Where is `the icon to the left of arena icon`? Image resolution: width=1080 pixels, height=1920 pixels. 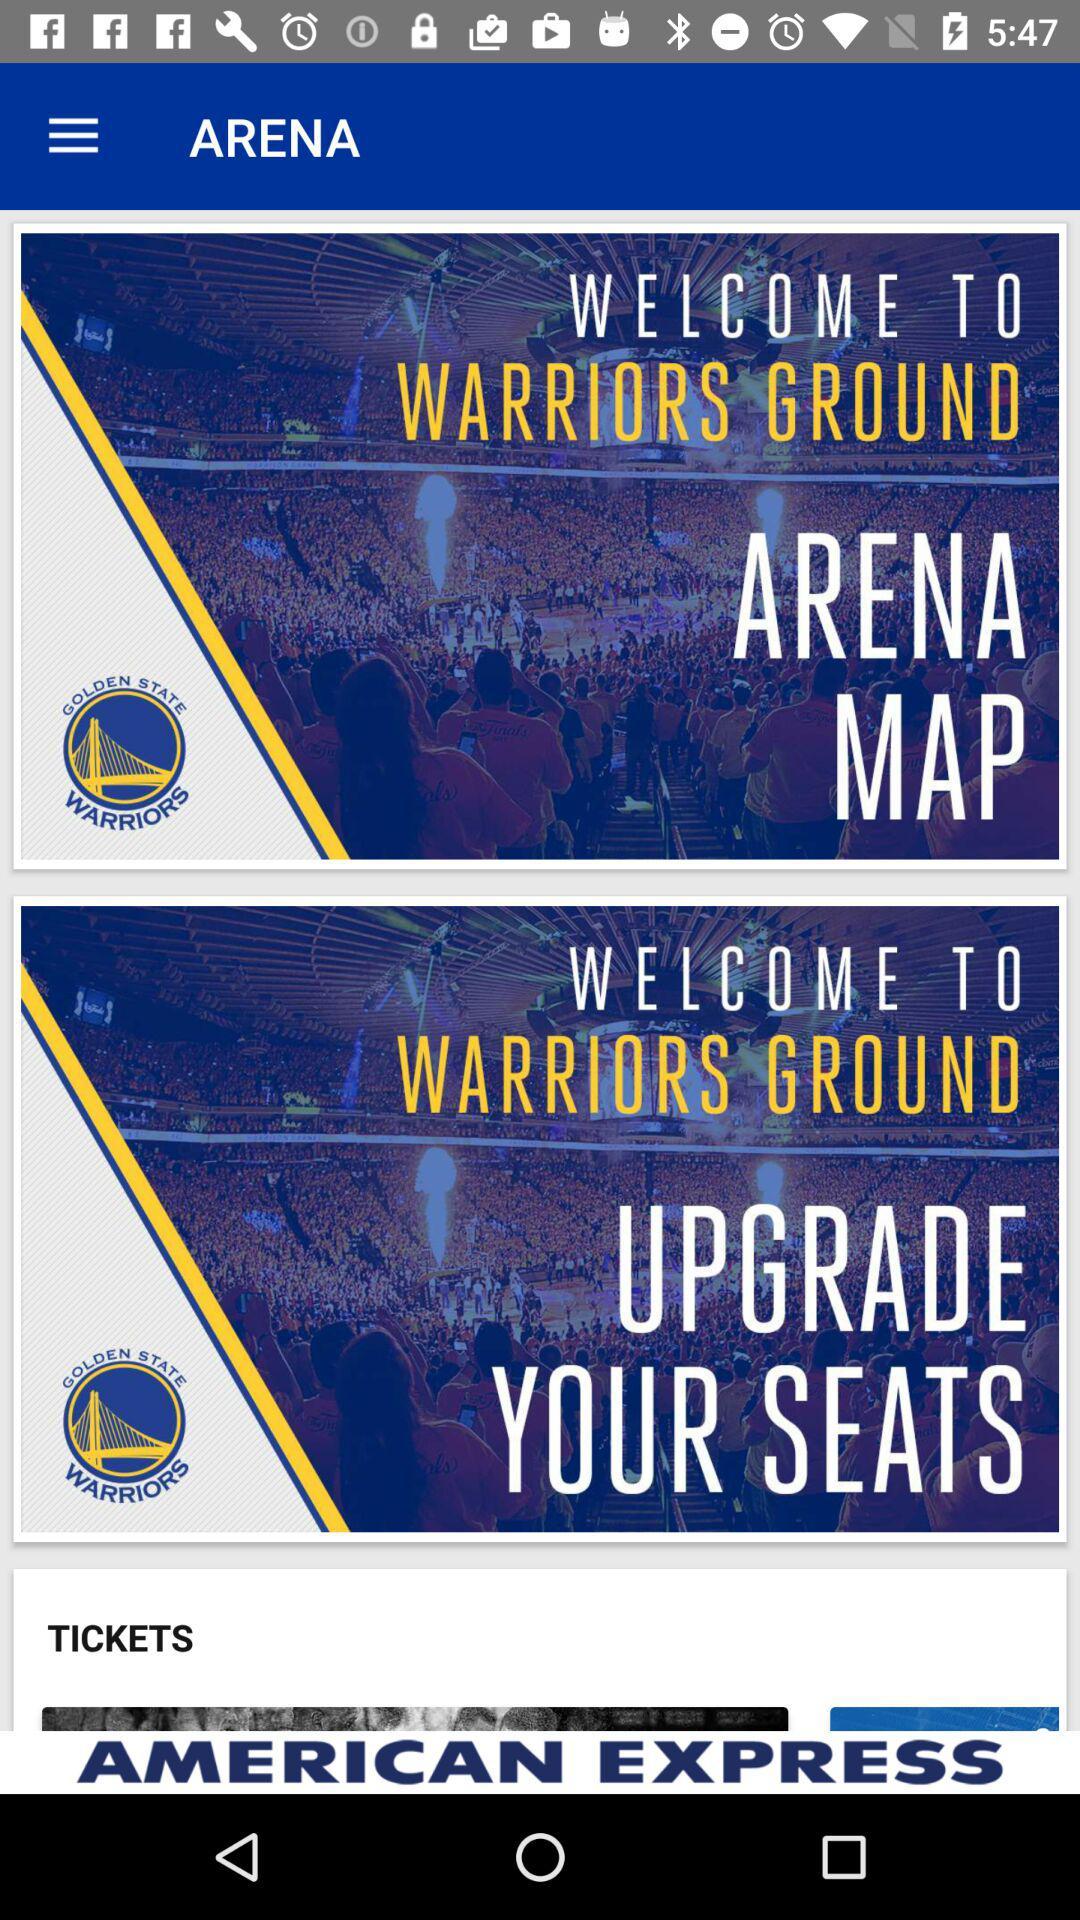
the icon to the left of arena icon is located at coordinates (72, 135).